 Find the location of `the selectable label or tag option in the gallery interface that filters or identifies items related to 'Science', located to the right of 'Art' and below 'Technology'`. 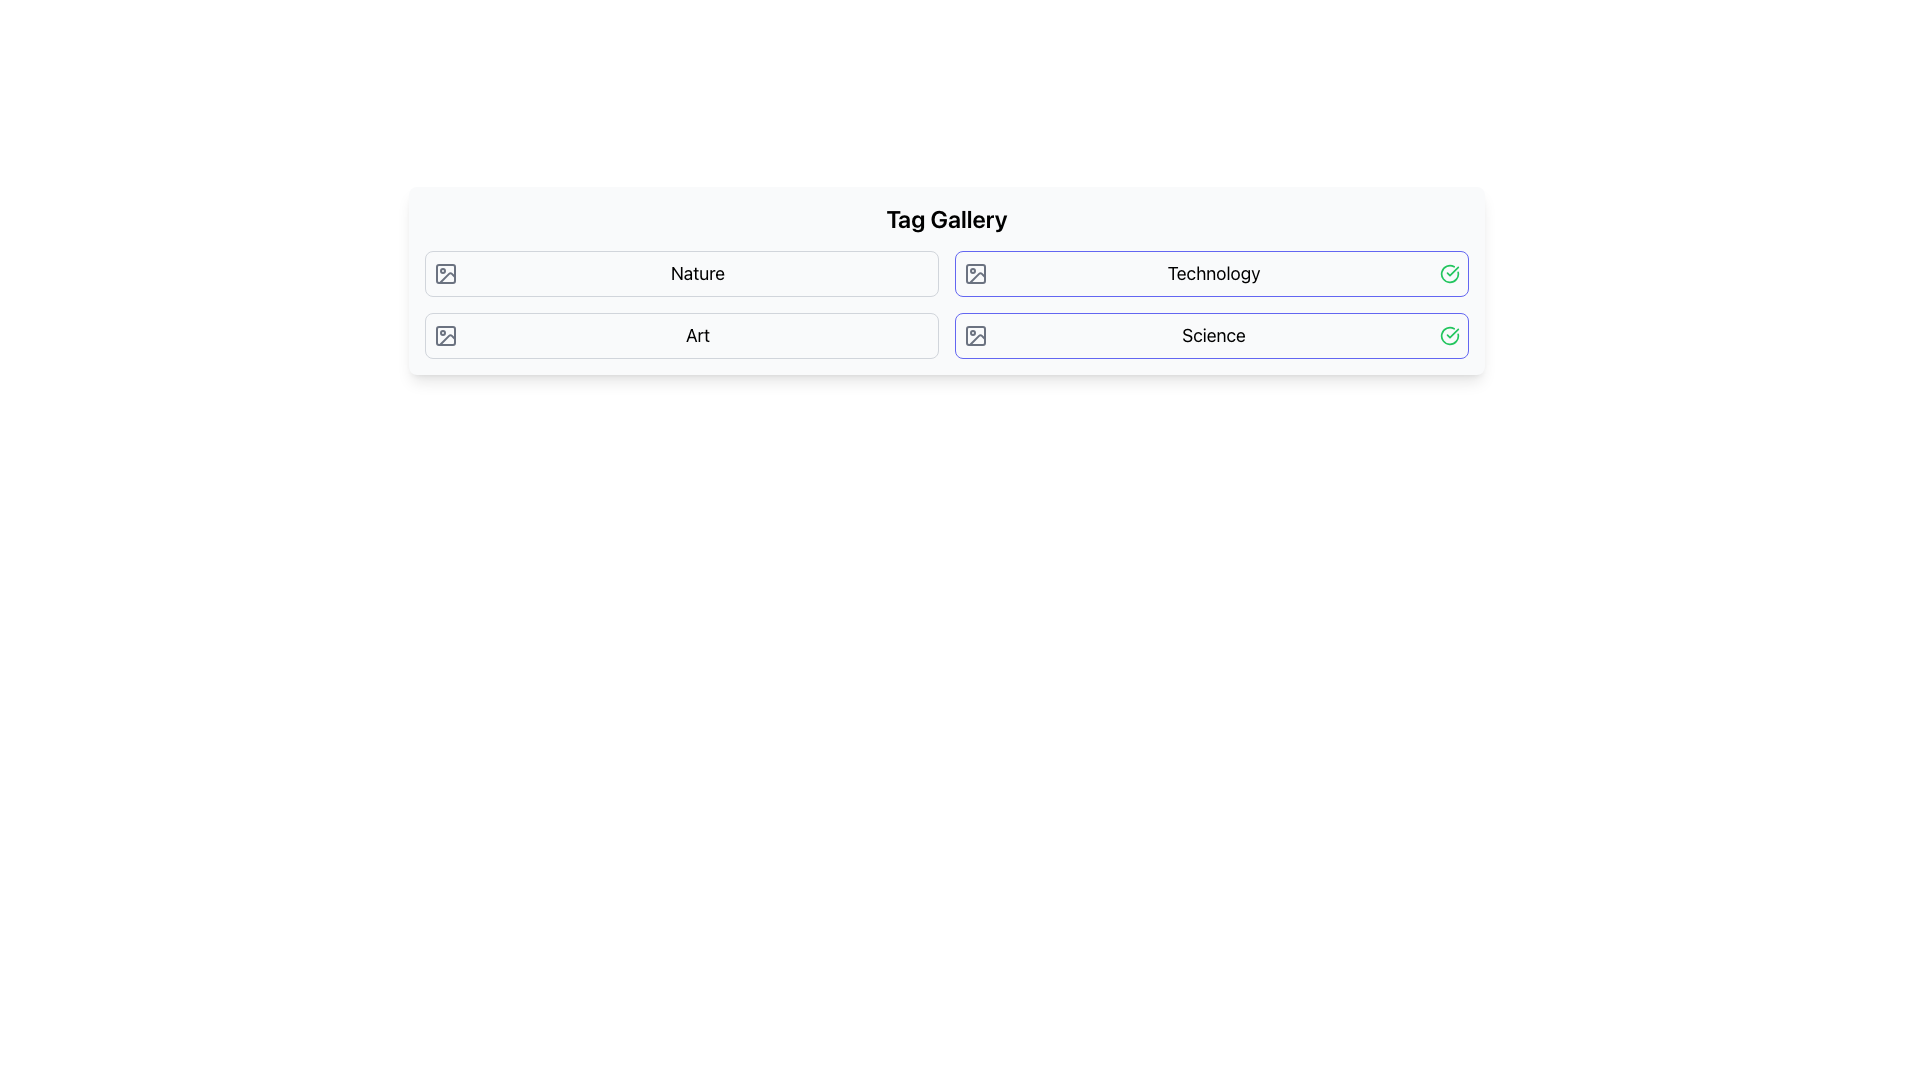

the selectable label or tag option in the gallery interface that filters or identifies items related to 'Science', located to the right of 'Art' and below 'Technology' is located at coordinates (1213, 334).